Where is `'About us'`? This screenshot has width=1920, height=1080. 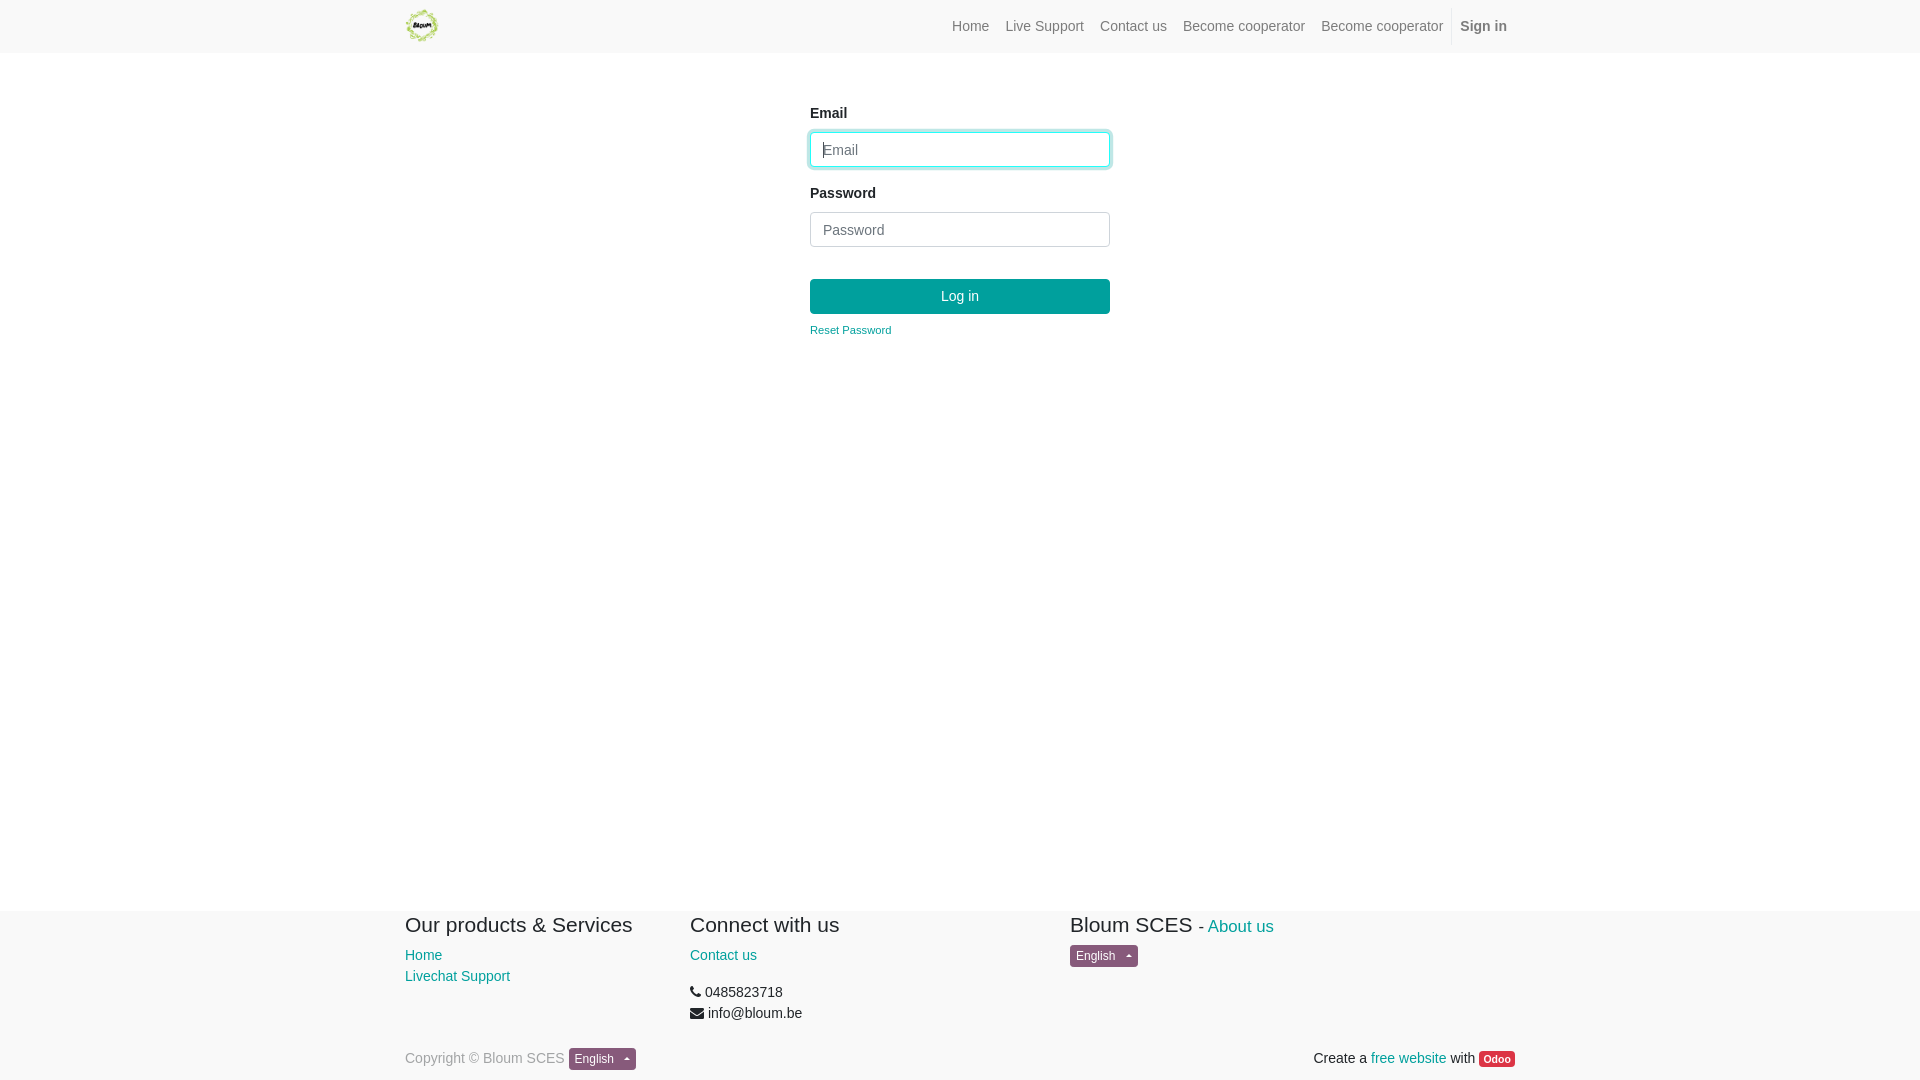
'About us' is located at coordinates (1240, 926).